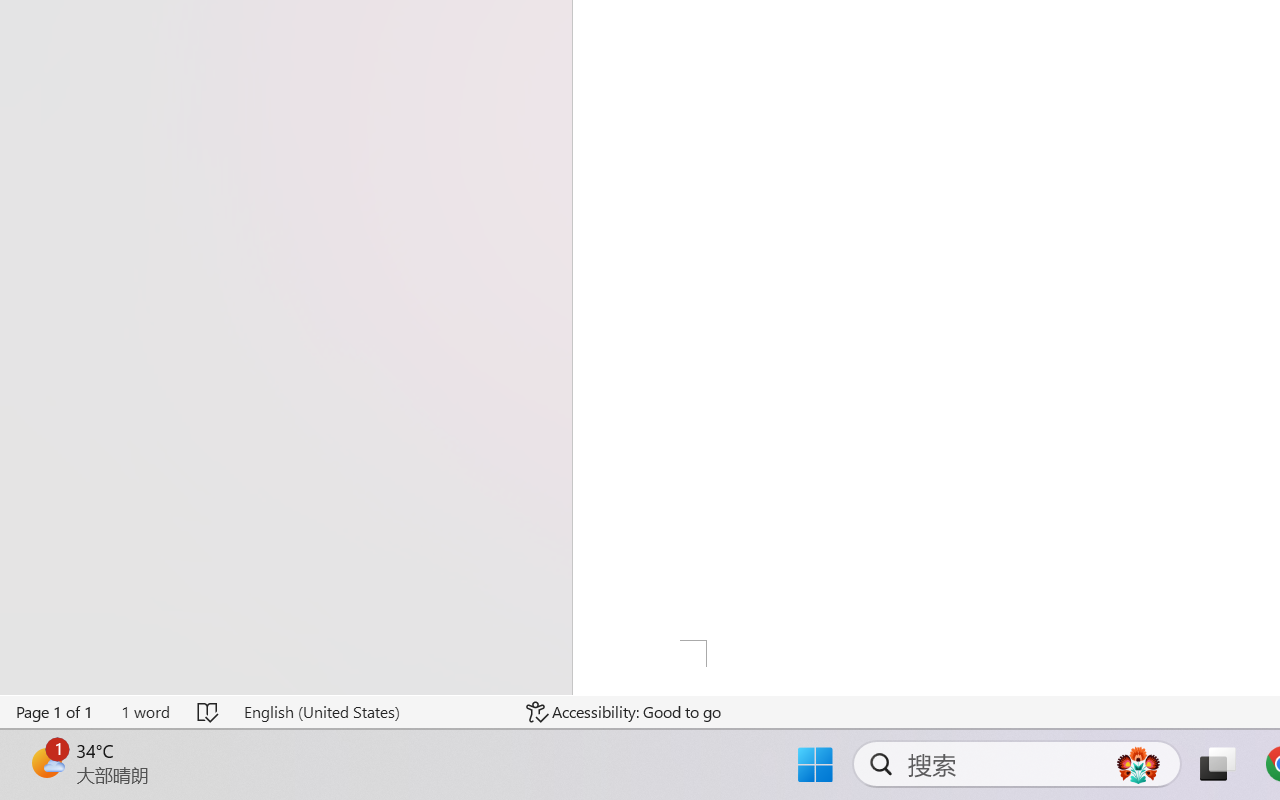 This screenshot has width=1280, height=800. Describe the element at coordinates (46, 762) in the screenshot. I see `'AutomationID: BadgeAnchorLargeTicker'` at that location.